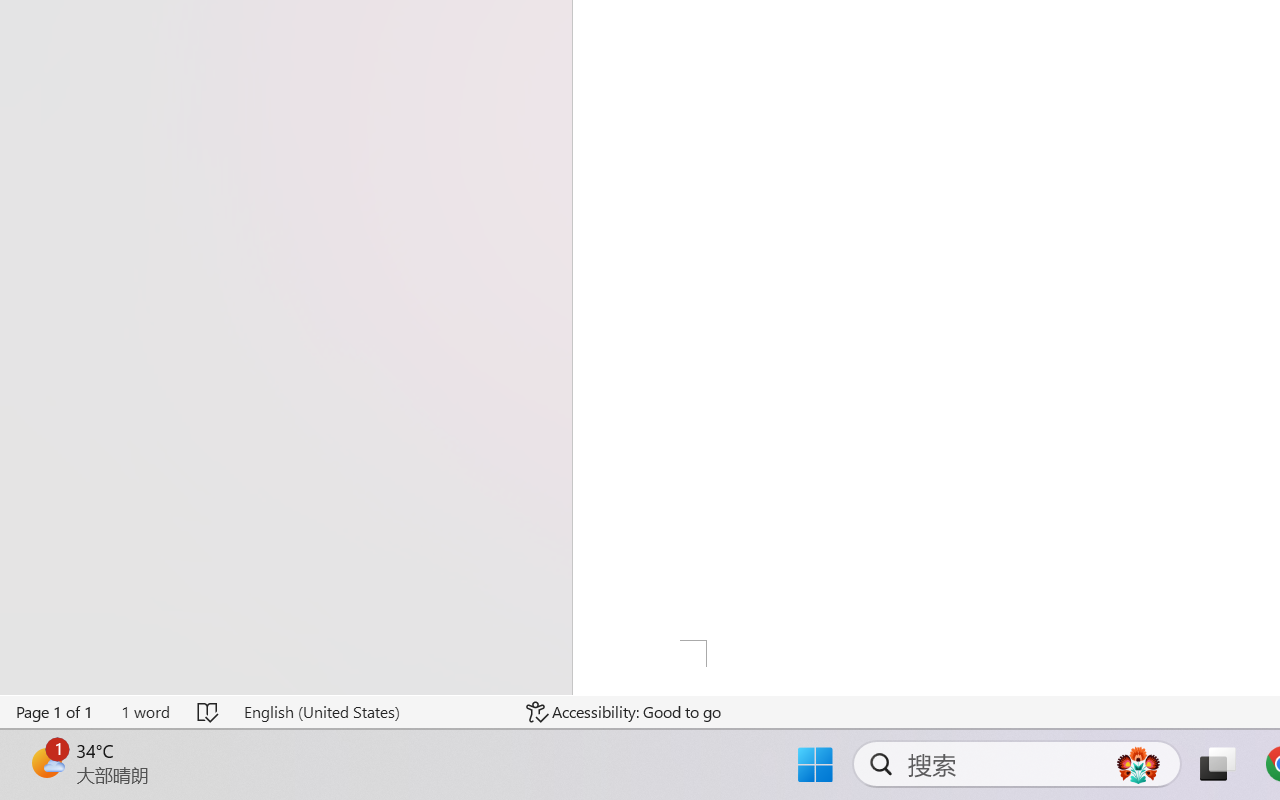 This screenshot has width=1280, height=800. Describe the element at coordinates (46, 762) in the screenshot. I see `'AutomationID: BadgeAnchorLargeTicker'` at that location.